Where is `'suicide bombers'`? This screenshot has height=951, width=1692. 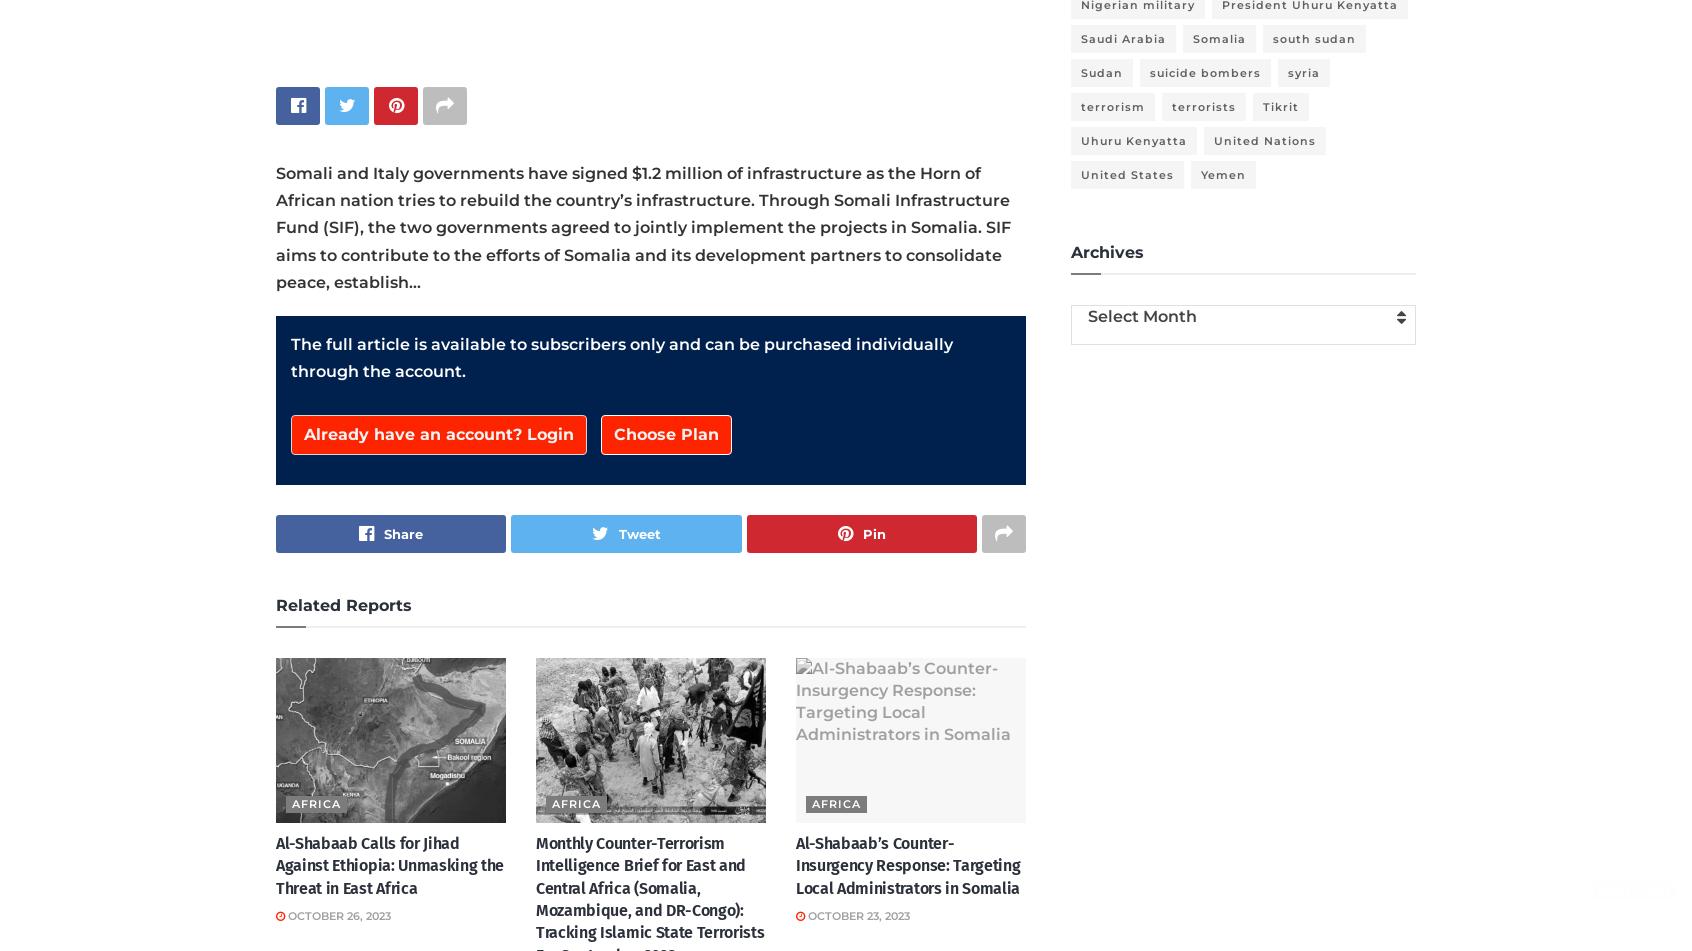 'suicide bombers' is located at coordinates (1205, 73).